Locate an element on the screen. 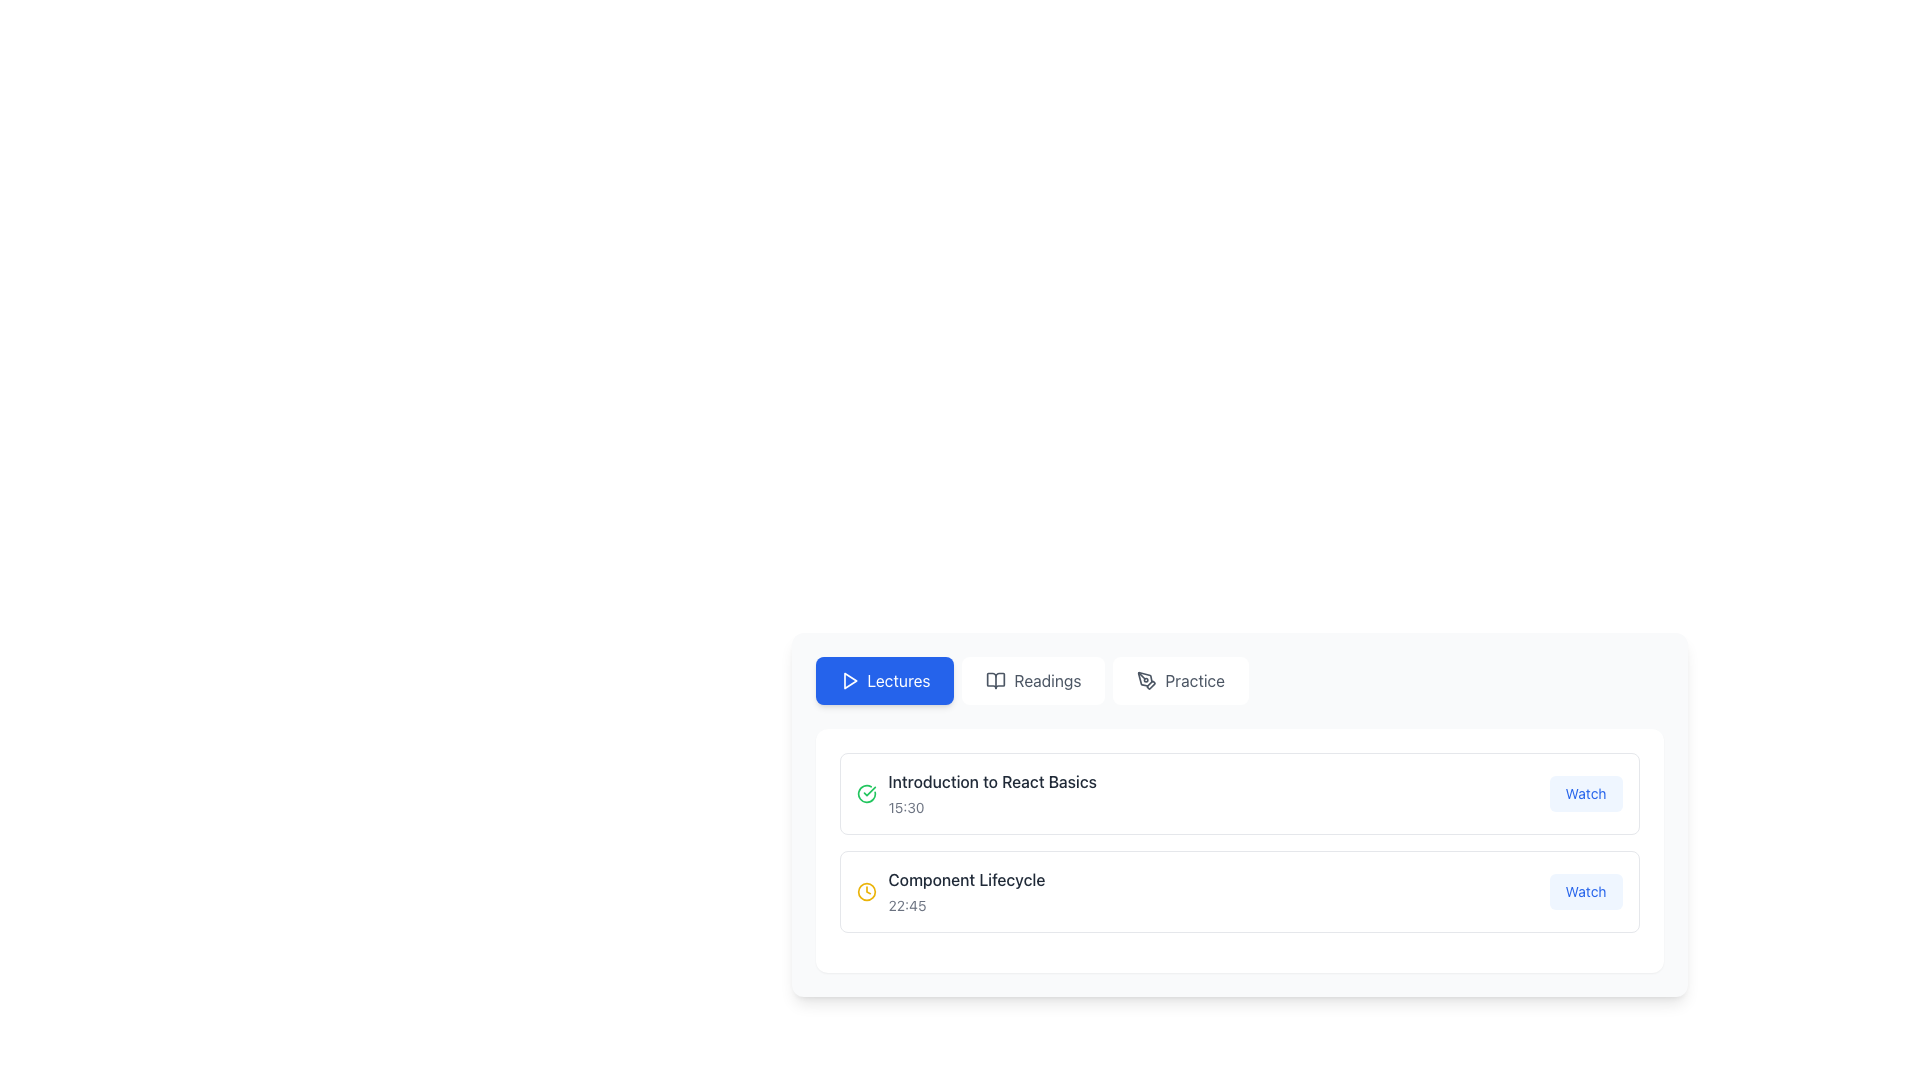 The width and height of the screenshot is (1920, 1080). the 'Component Lifecycle' display element, which includes the text 'Component Lifecycle' and '22:45' with an orange clock icon, by performing a left click is located at coordinates (949, 890).